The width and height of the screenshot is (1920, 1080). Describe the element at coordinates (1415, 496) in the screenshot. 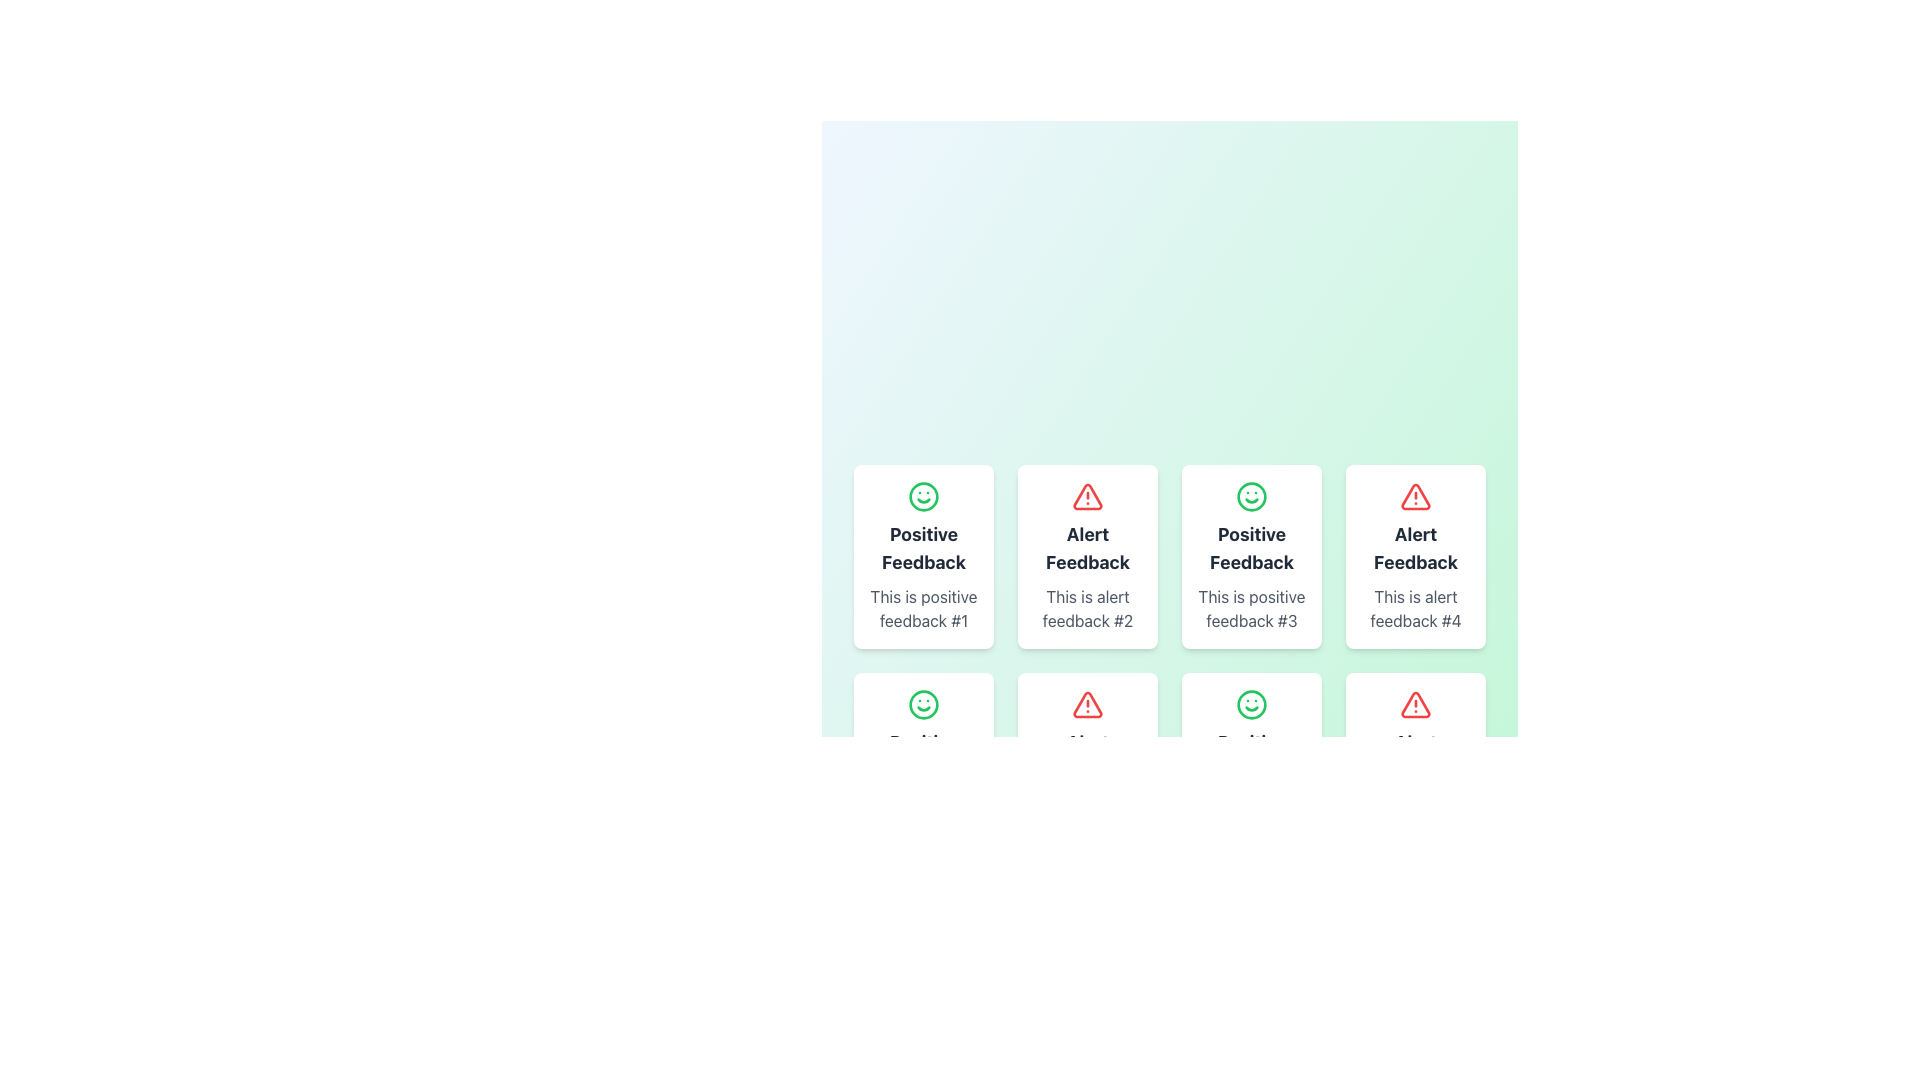

I see `the alert icon located in the 'Alert Feedback' card, which is in the second row and fourth column of the grid layout` at that location.